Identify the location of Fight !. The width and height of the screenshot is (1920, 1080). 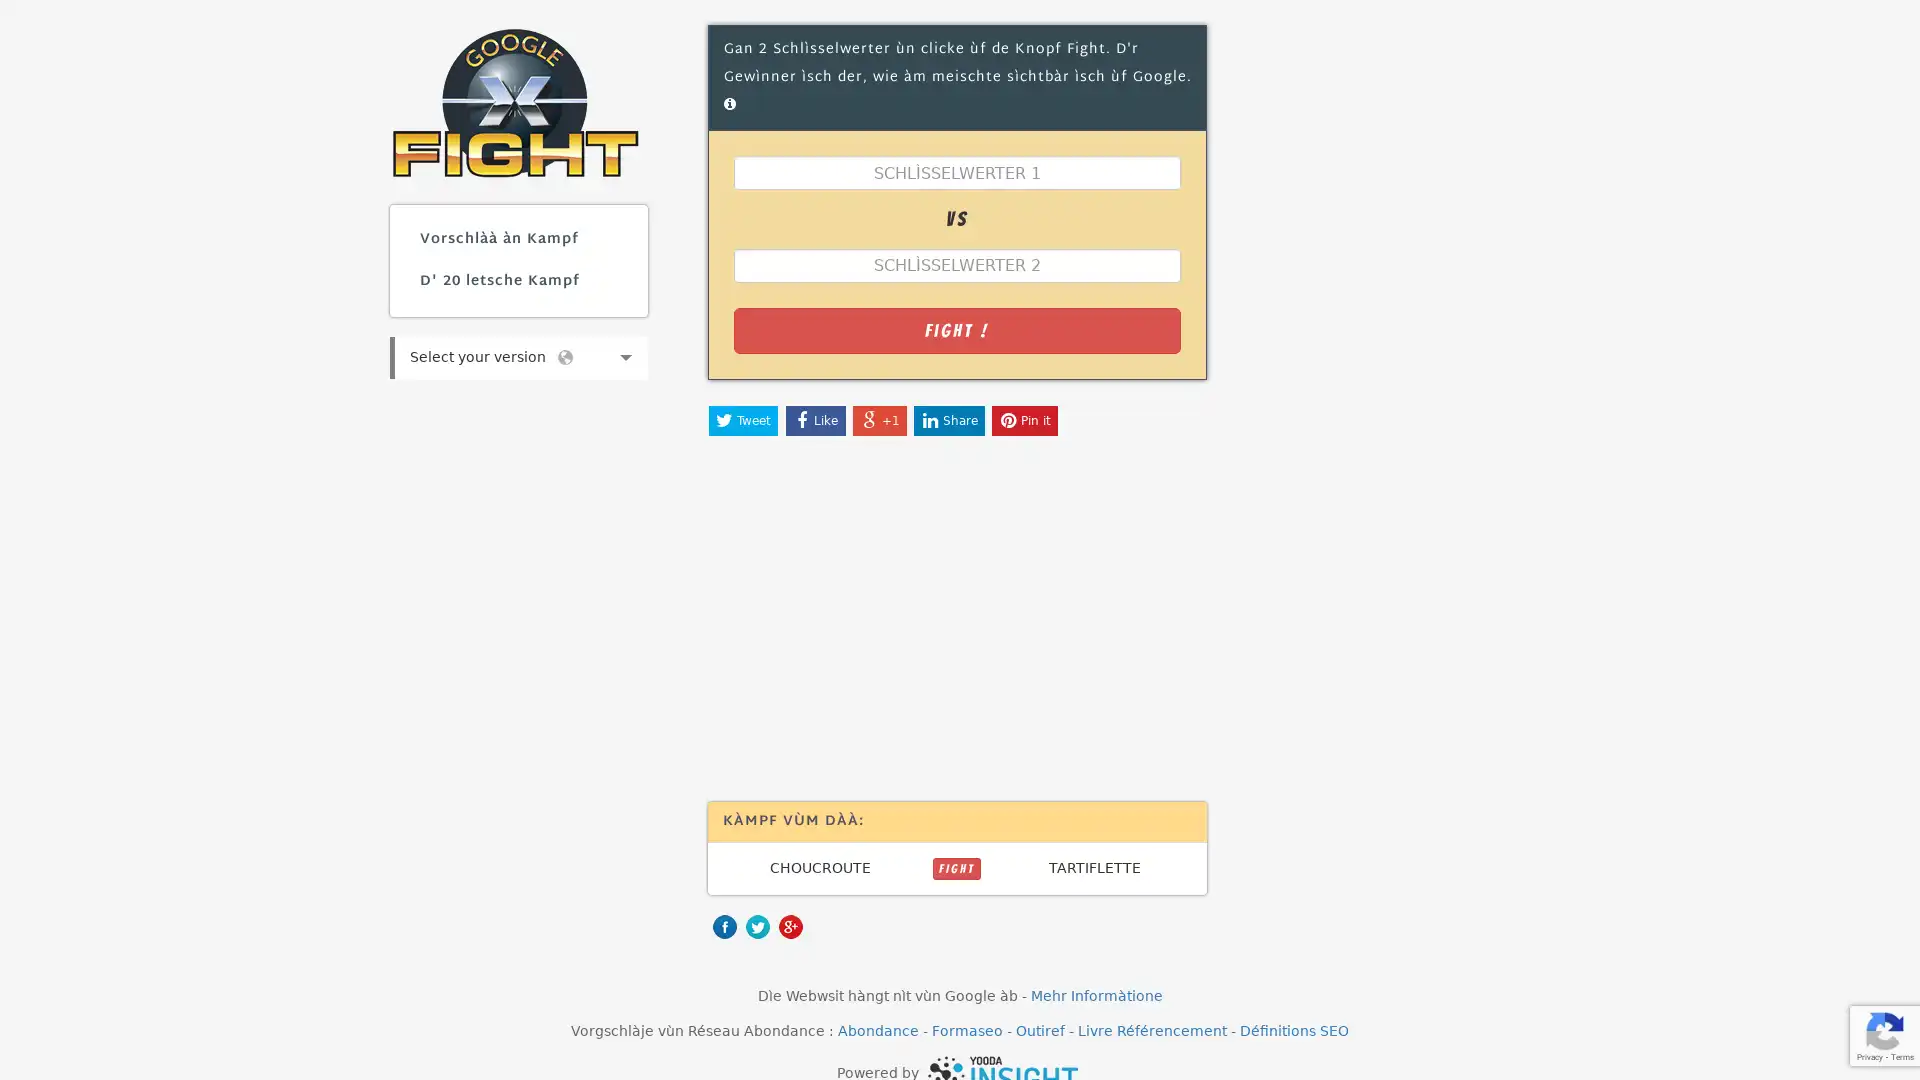
(955, 329).